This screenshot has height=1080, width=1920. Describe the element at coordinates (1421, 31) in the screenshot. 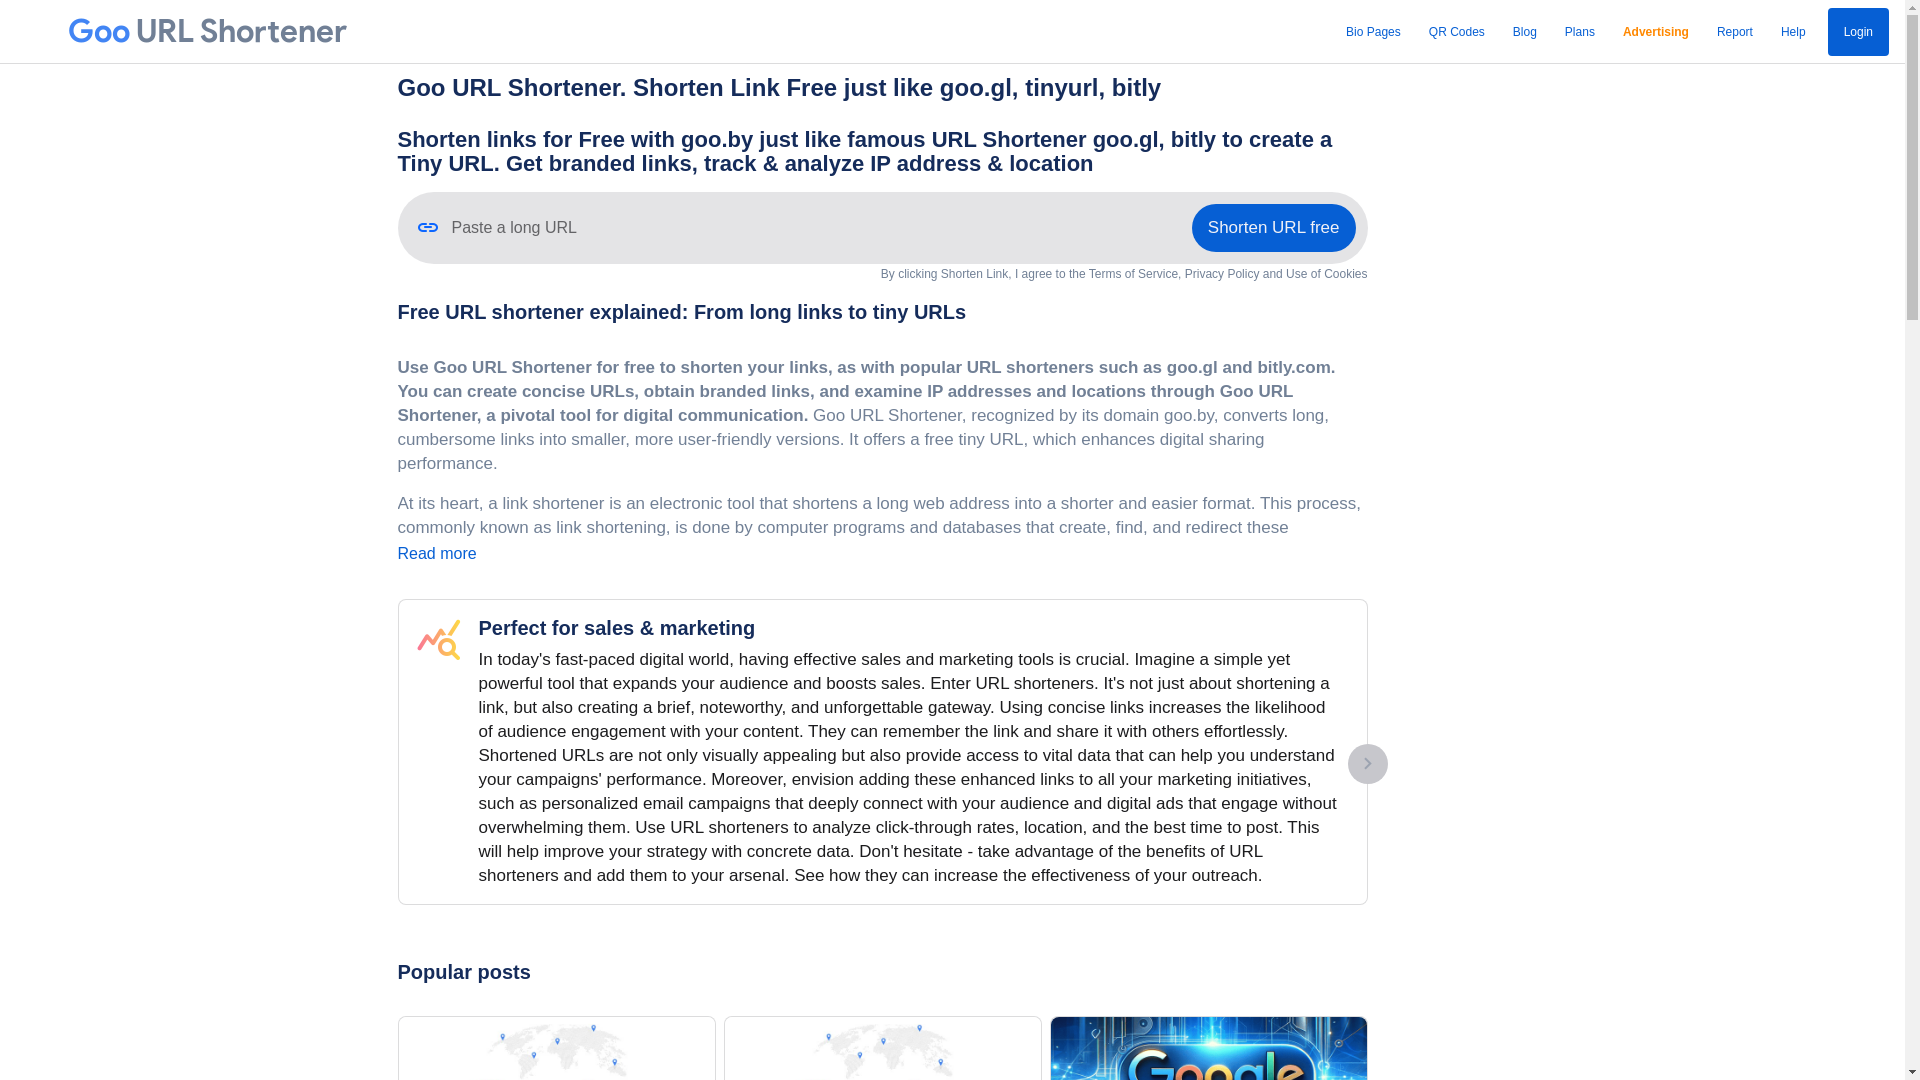

I see `'QR Codes'` at that location.